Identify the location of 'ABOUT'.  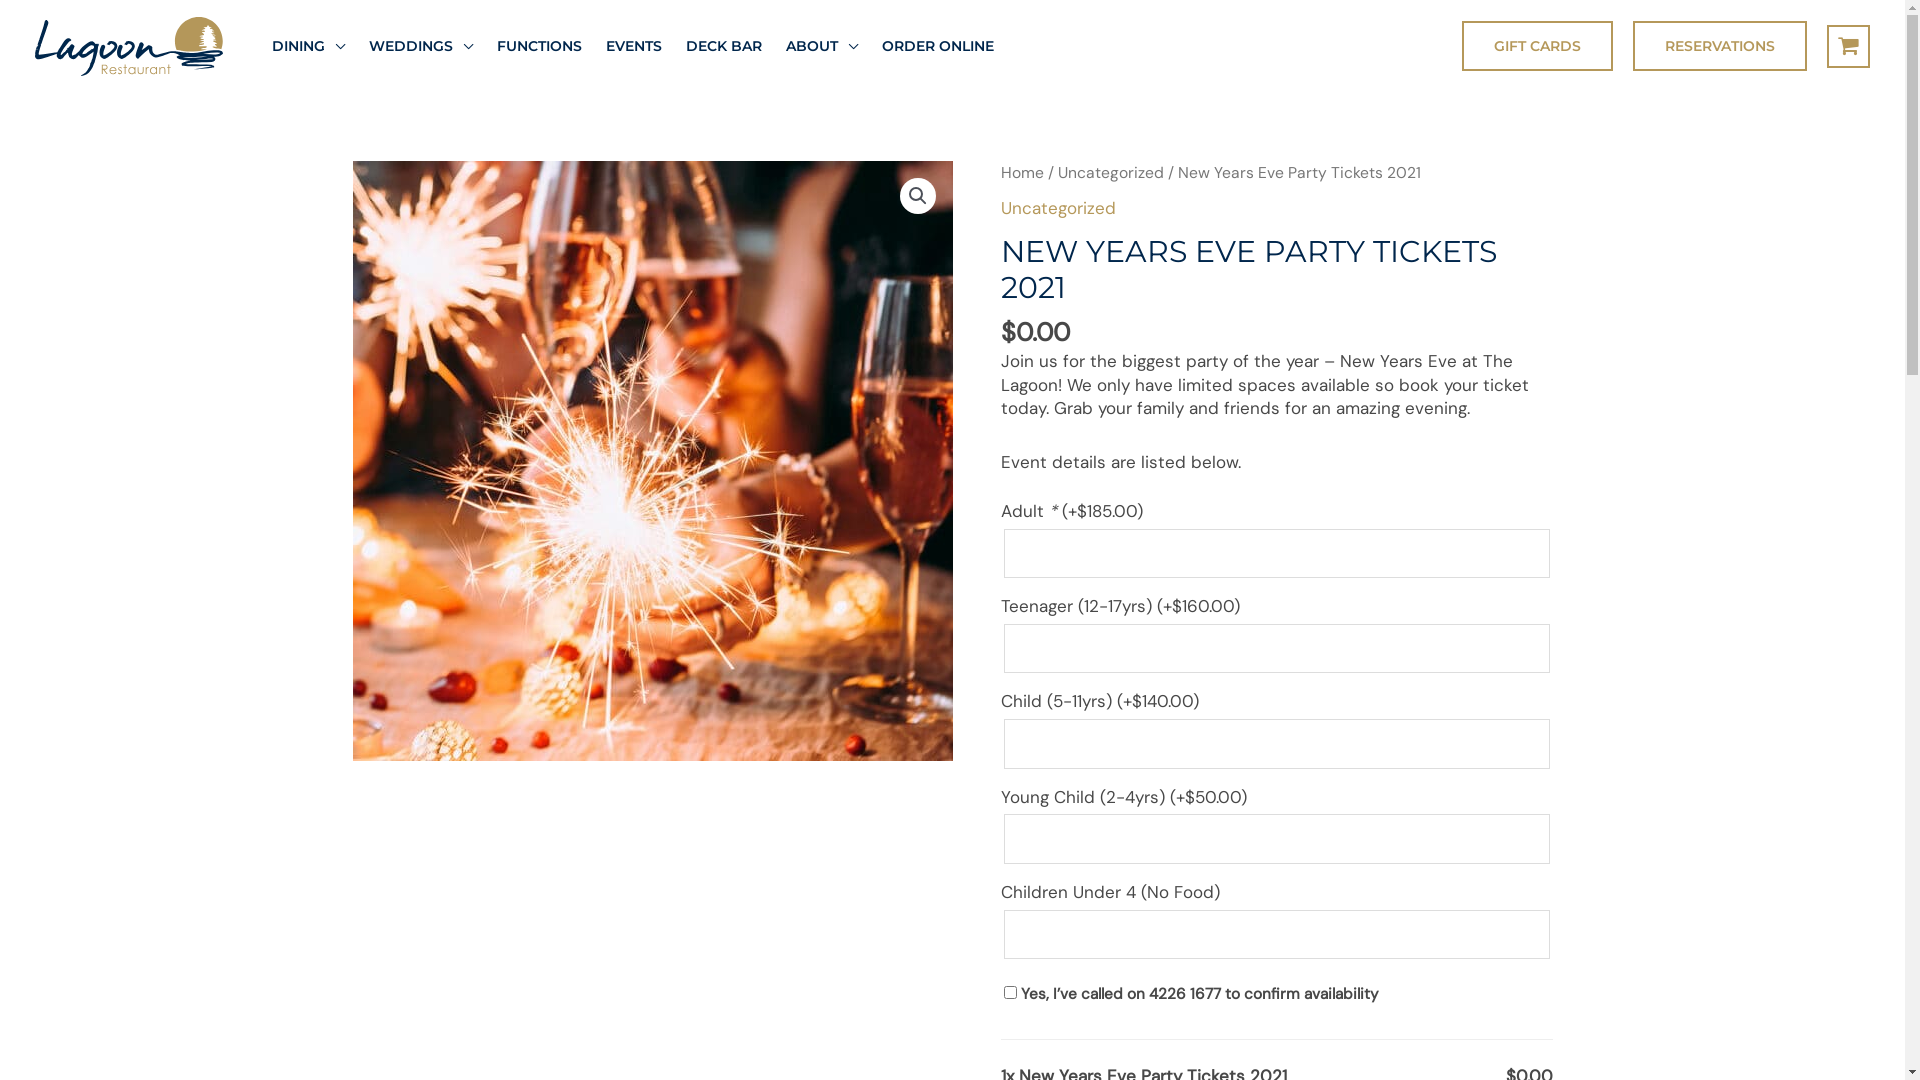
(821, 45).